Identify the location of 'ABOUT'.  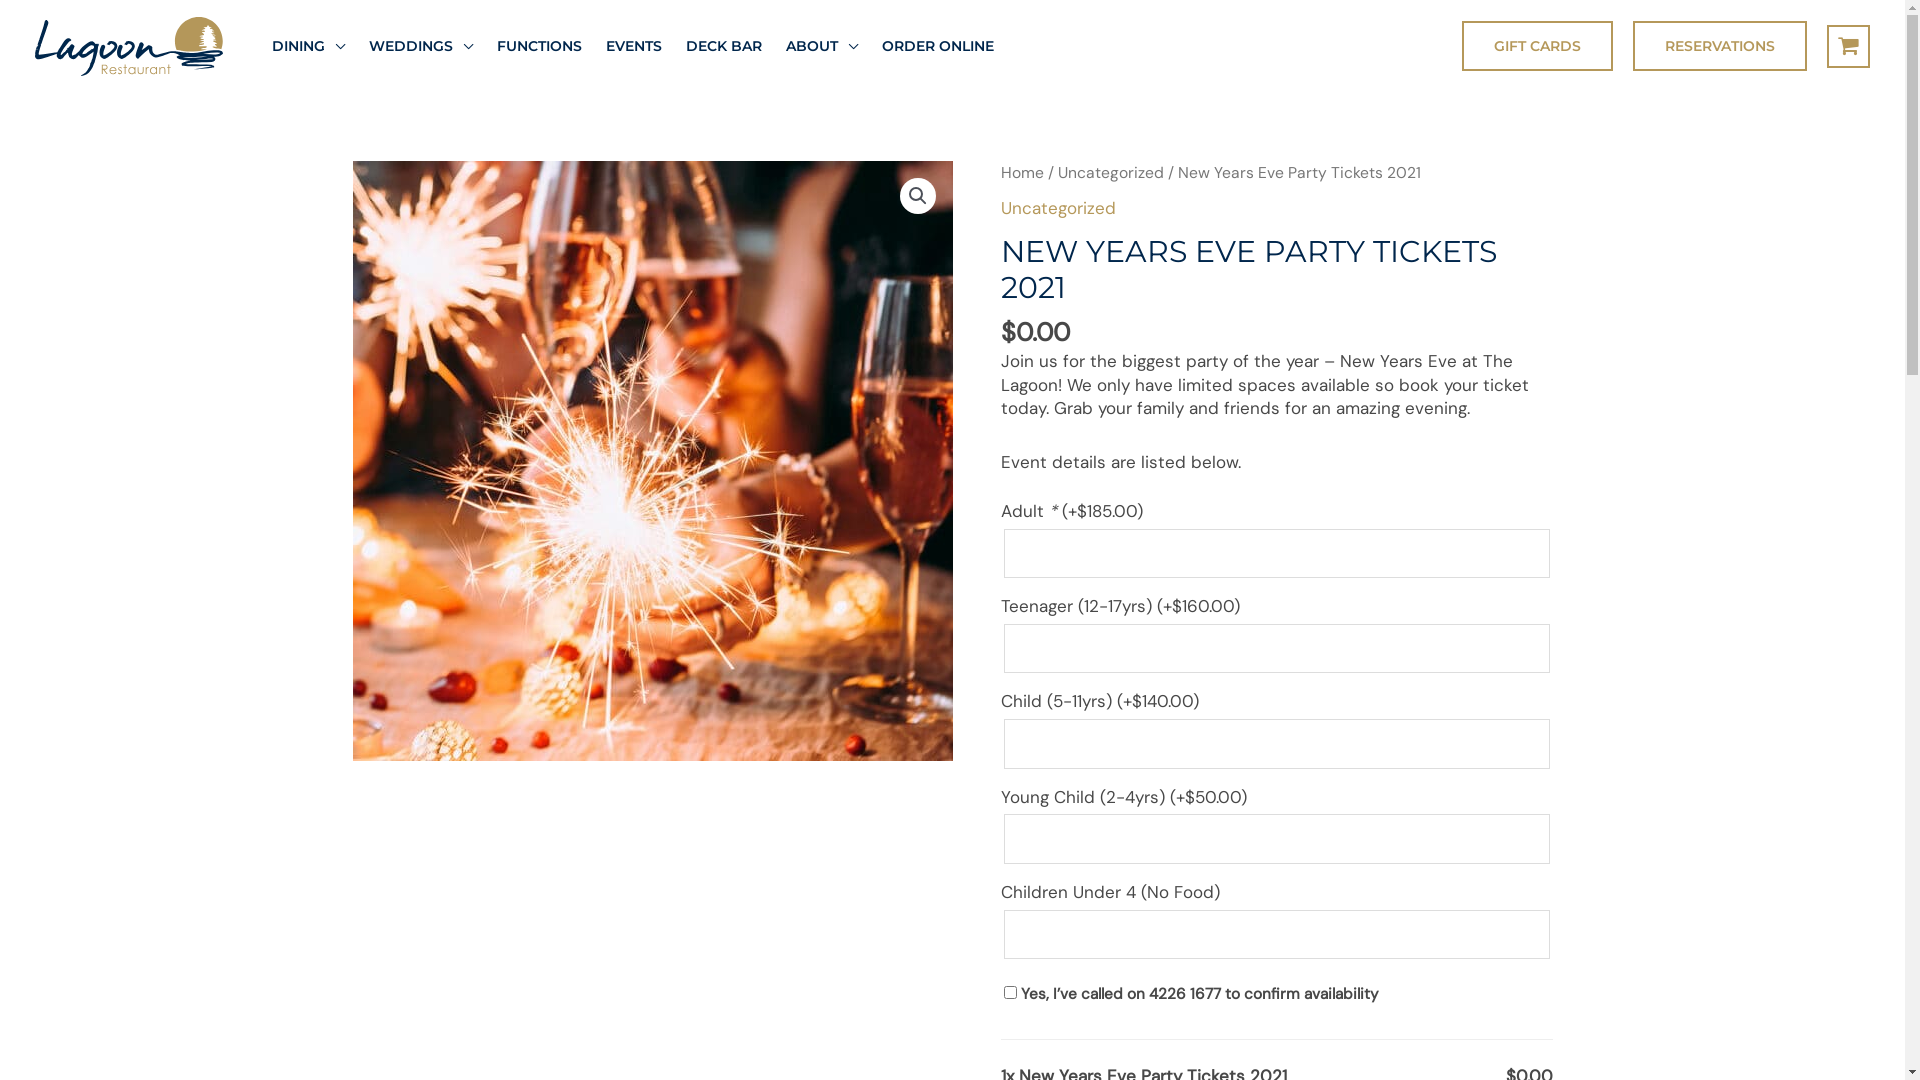
(821, 45).